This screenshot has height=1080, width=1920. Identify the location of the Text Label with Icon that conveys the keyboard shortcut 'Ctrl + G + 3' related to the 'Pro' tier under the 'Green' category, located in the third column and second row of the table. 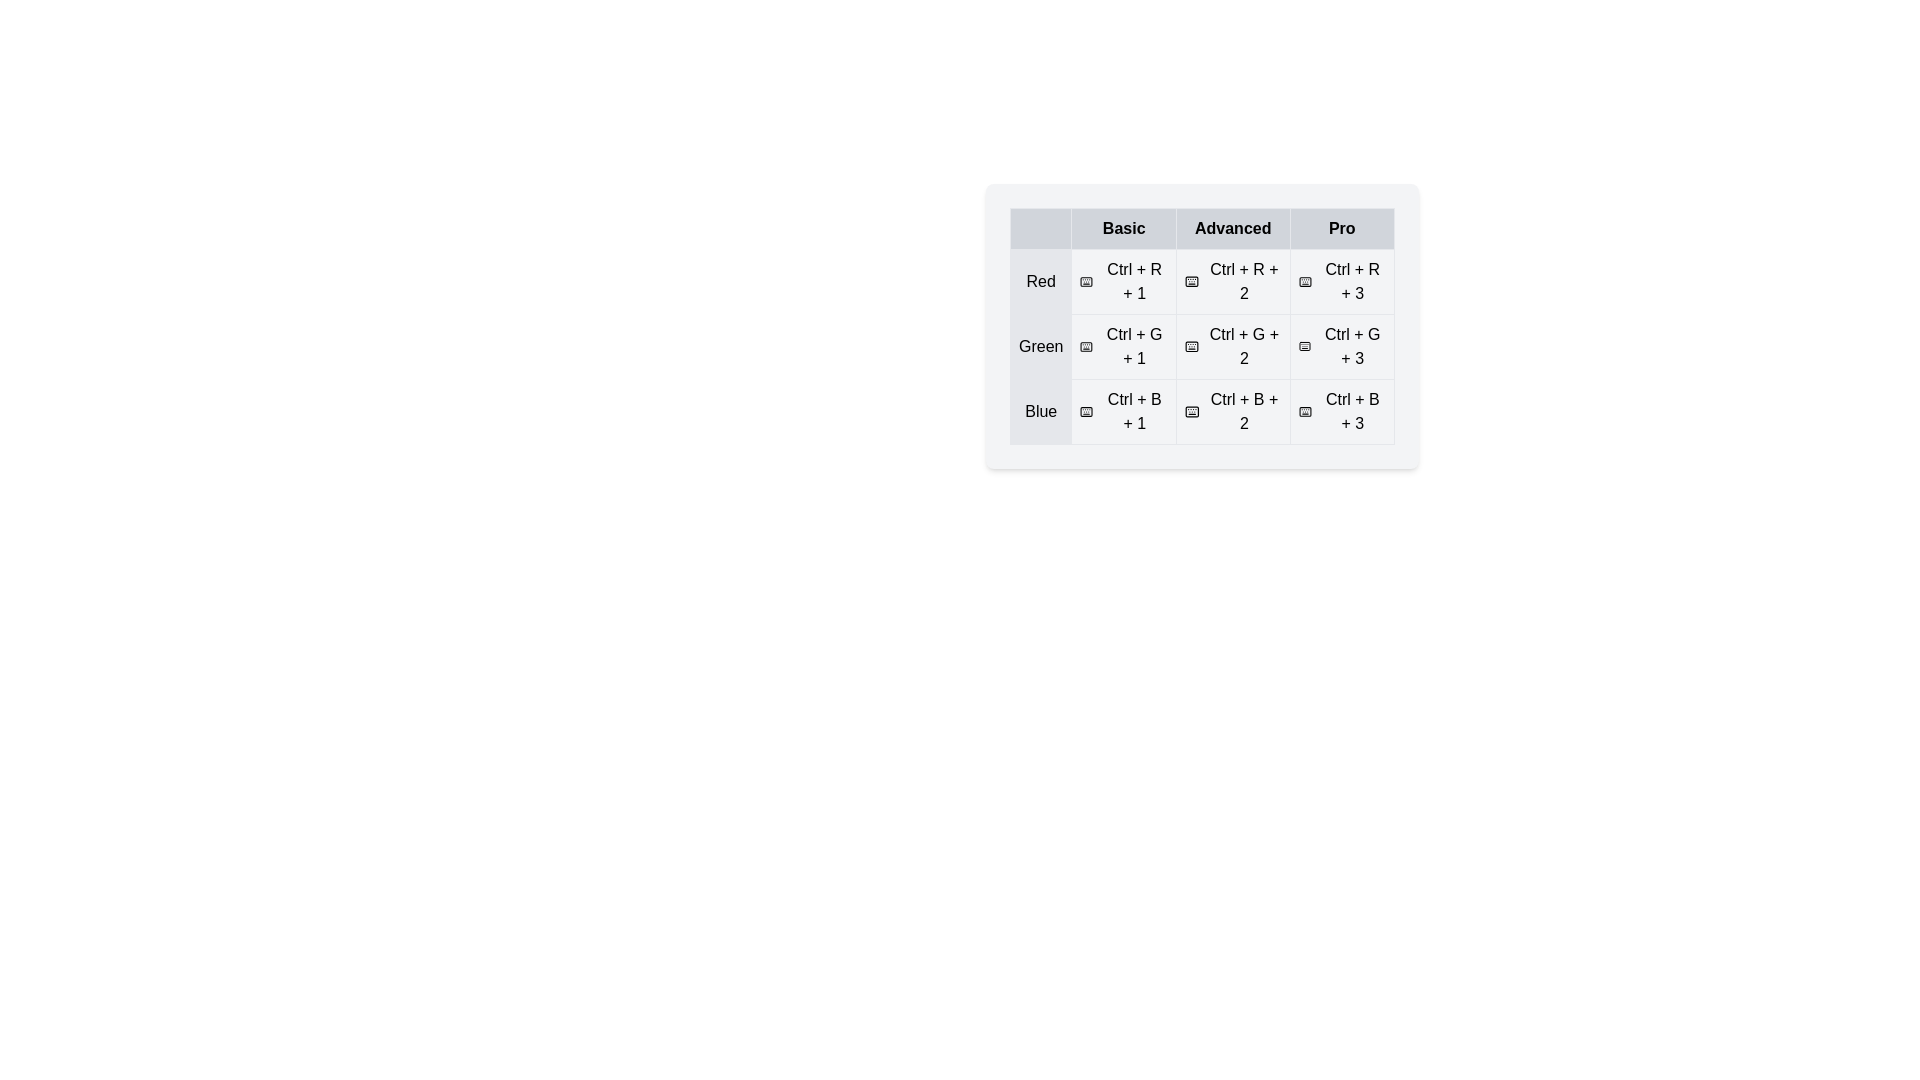
(1342, 346).